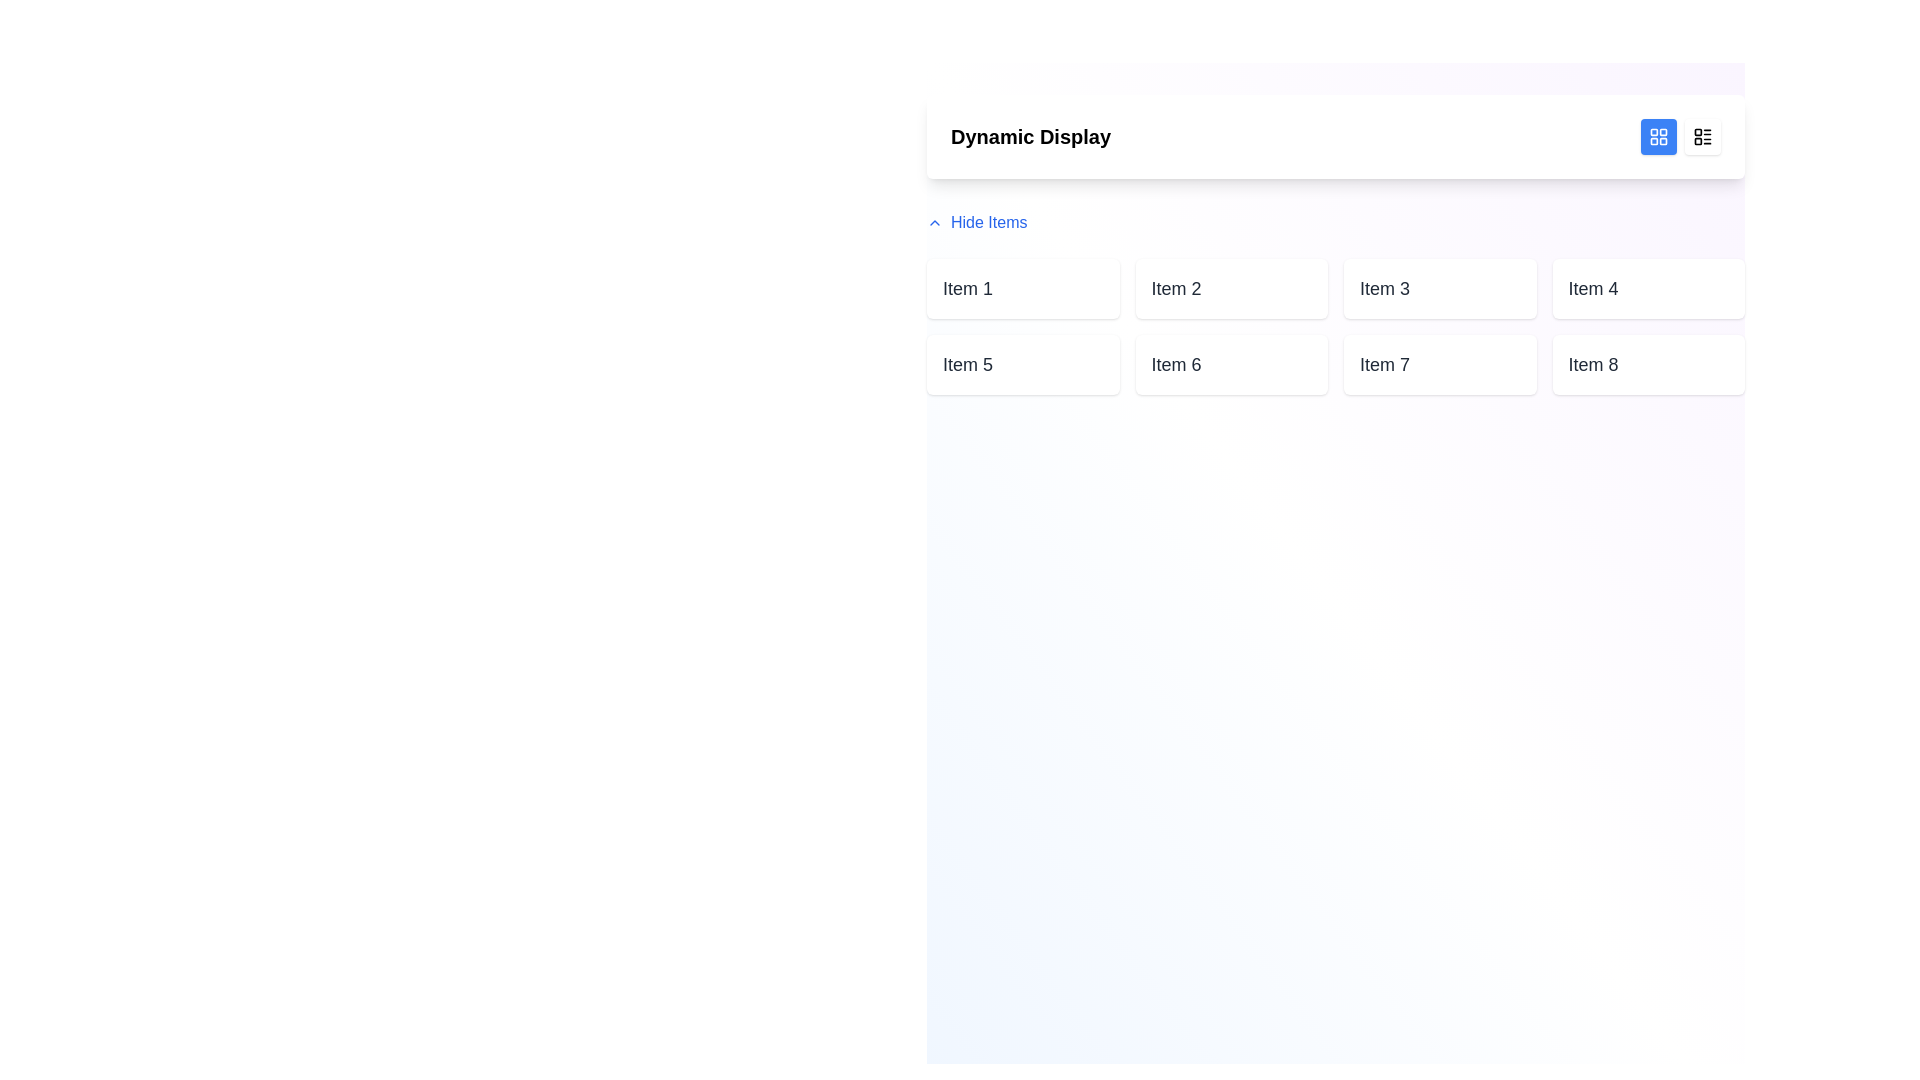  What do you see at coordinates (1230, 289) in the screenshot?
I see `the non-interactive Display card located in the first row and second column of the grid layout, which provides information and is adjacent to 'Item 1' on the left and 'Item 3' on the right` at bounding box center [1230, 289].